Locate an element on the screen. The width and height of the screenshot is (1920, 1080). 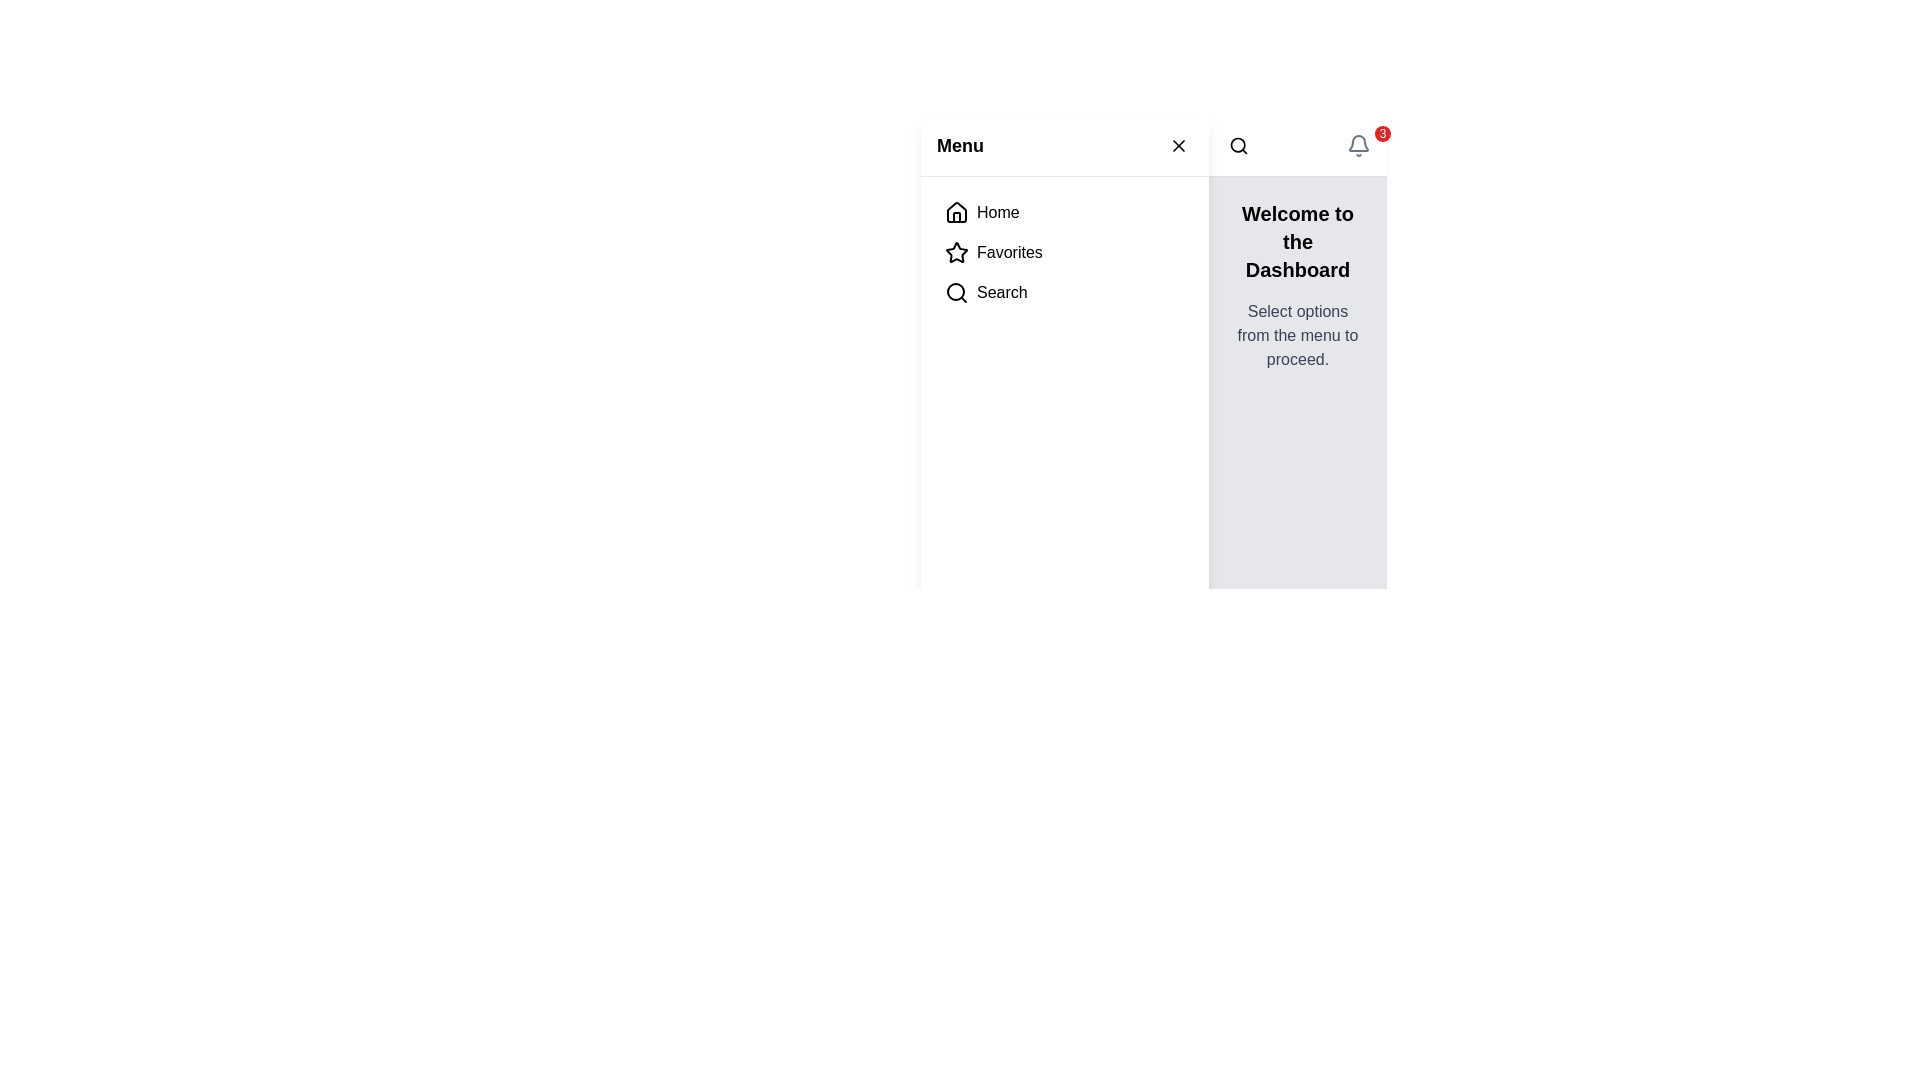
the navigation button for the search feature located as the third item in the vertical menu of the left sidebar is located at coordinates (1064, 293).